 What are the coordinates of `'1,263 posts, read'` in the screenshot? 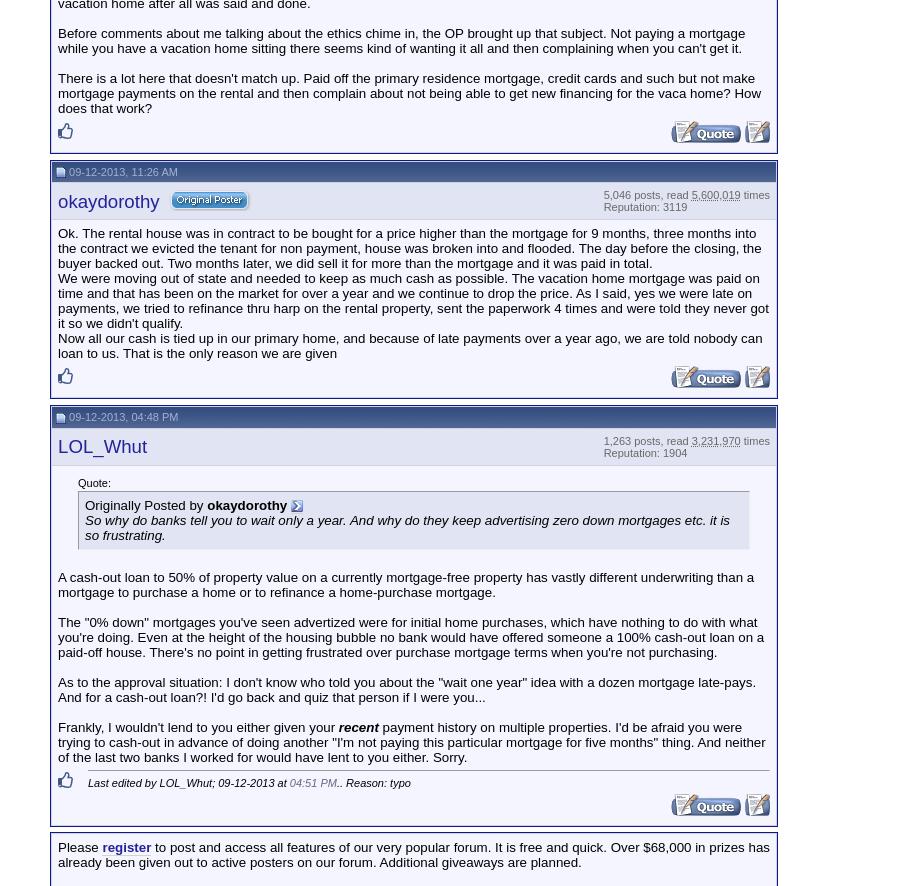 It's located at (646, 438).